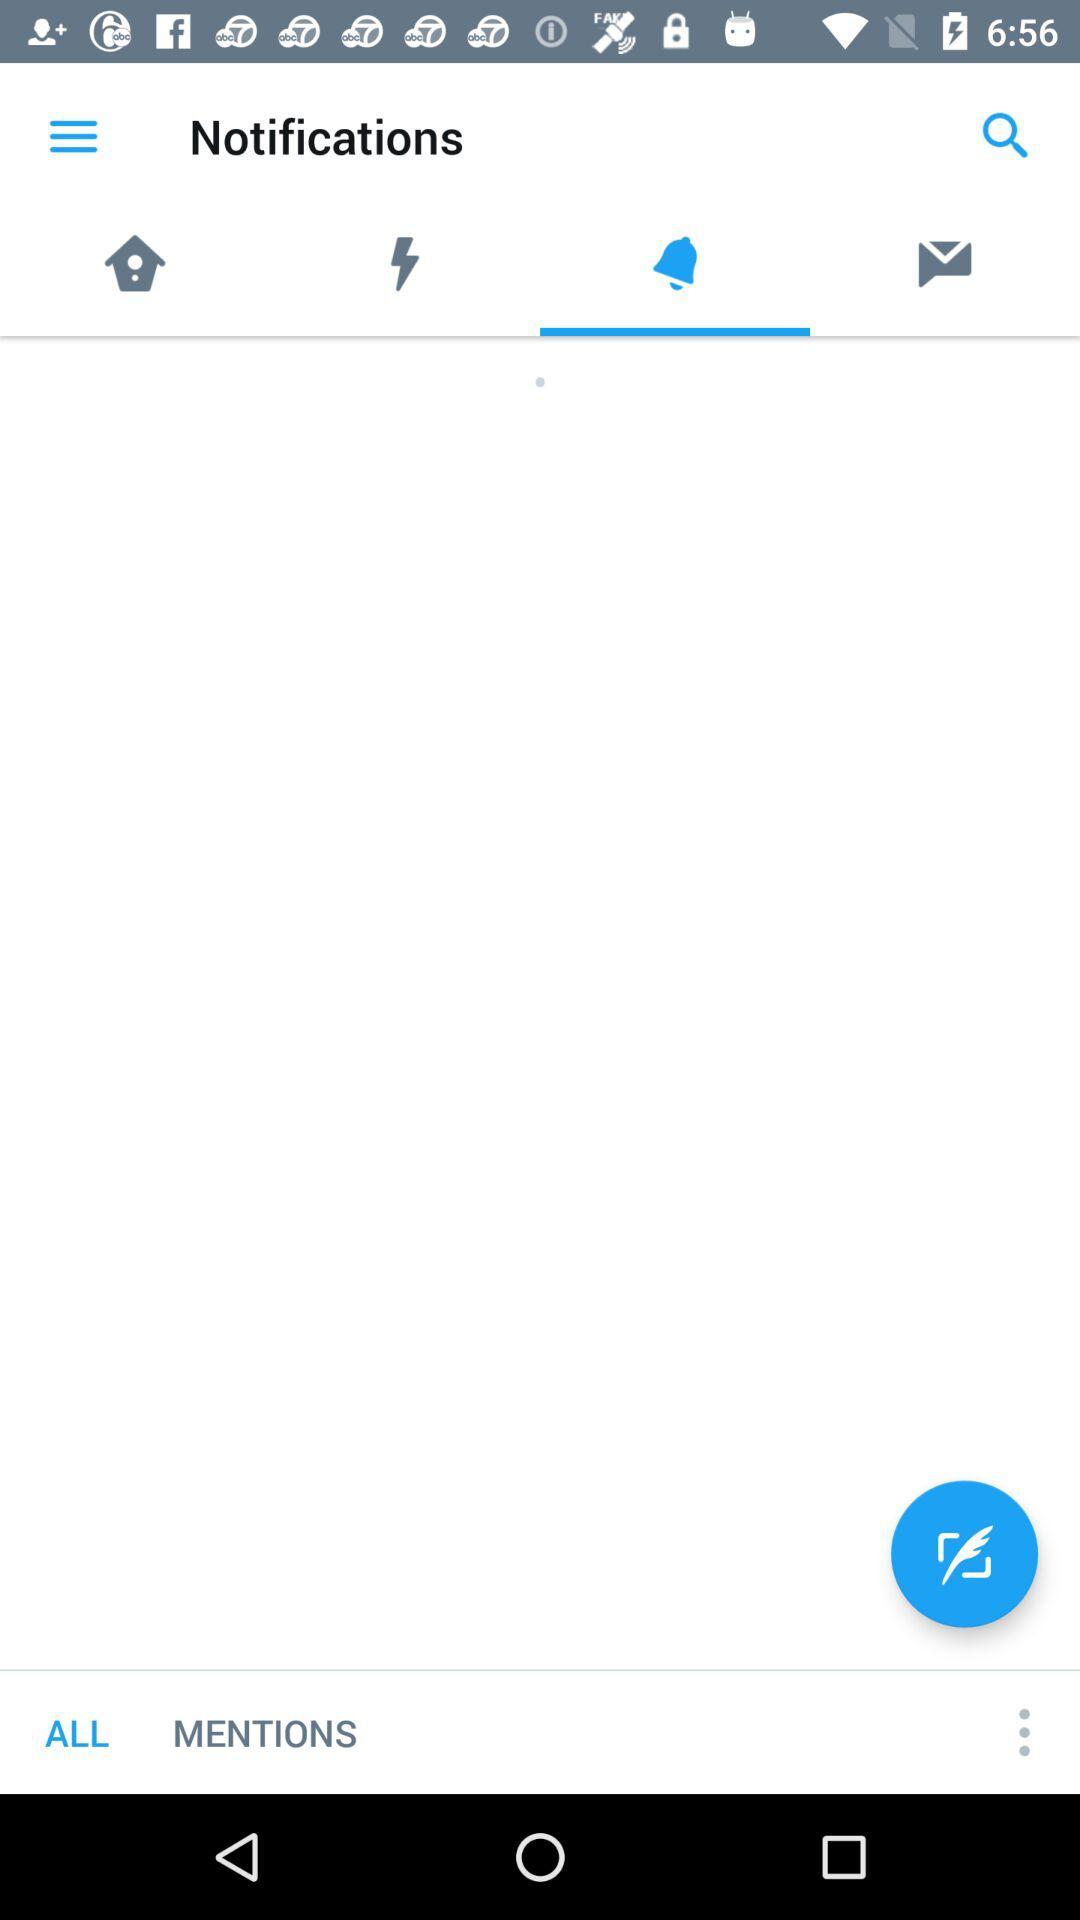  I want to click on the more icon, so click(1024, 1731).